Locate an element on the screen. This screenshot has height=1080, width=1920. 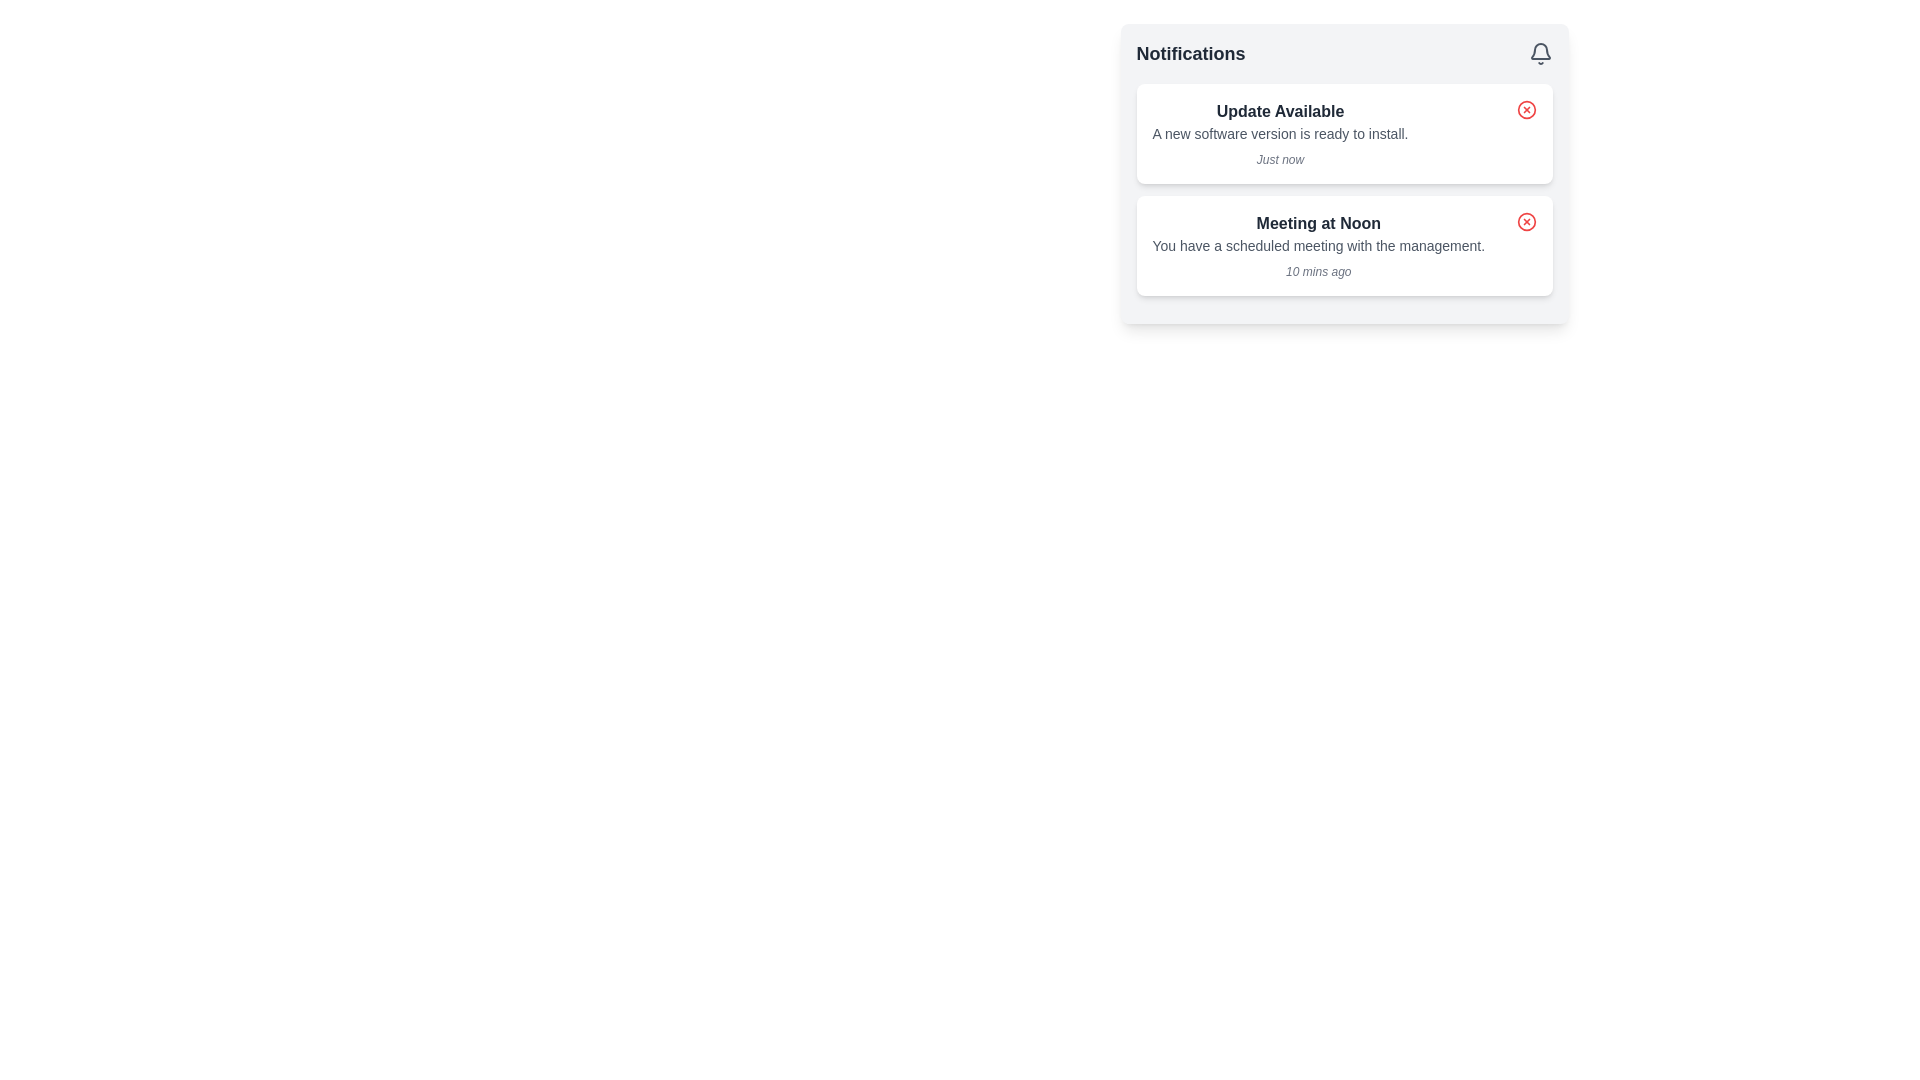
notification details from the text block titled 'Meeting at Noon', which contains information about a scheduled meeting with management and a timestamp is located at coordinates (1318, 245).